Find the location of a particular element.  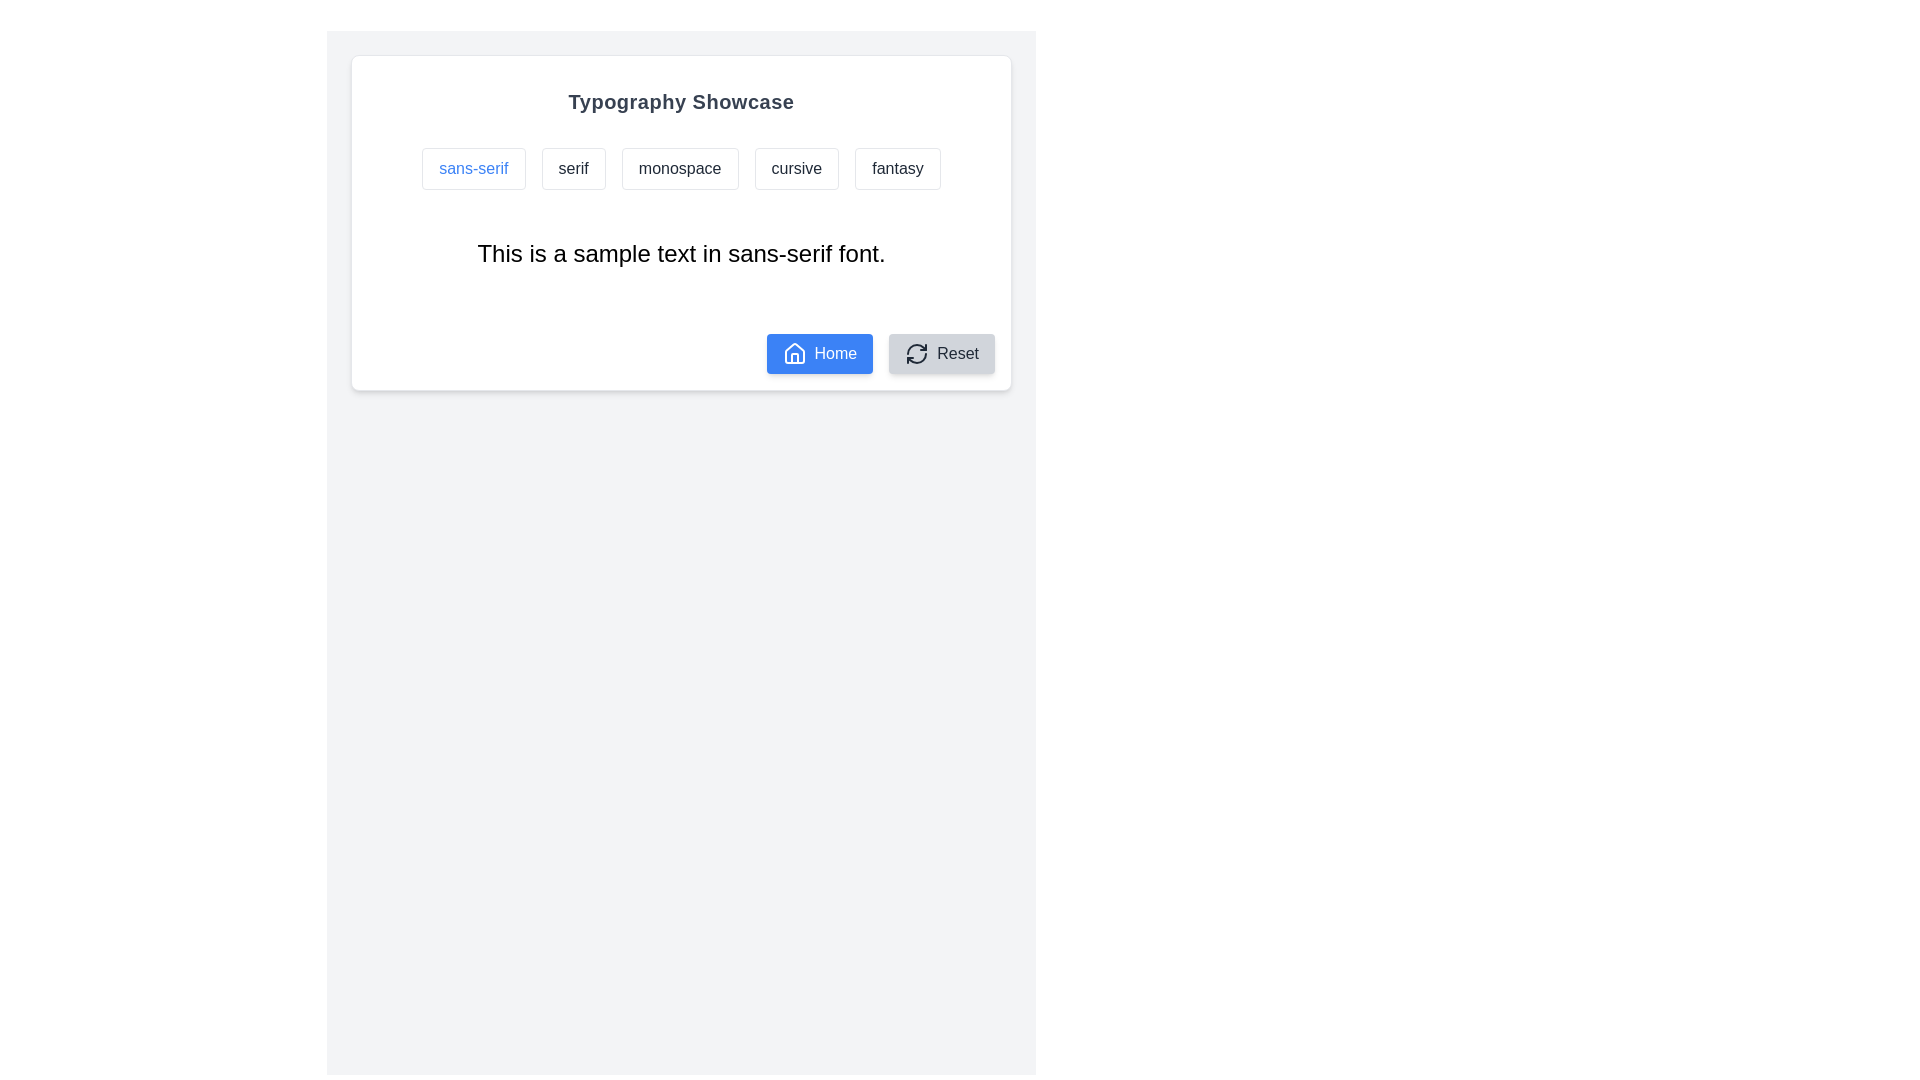

the button is located at coordinates (572, 168).